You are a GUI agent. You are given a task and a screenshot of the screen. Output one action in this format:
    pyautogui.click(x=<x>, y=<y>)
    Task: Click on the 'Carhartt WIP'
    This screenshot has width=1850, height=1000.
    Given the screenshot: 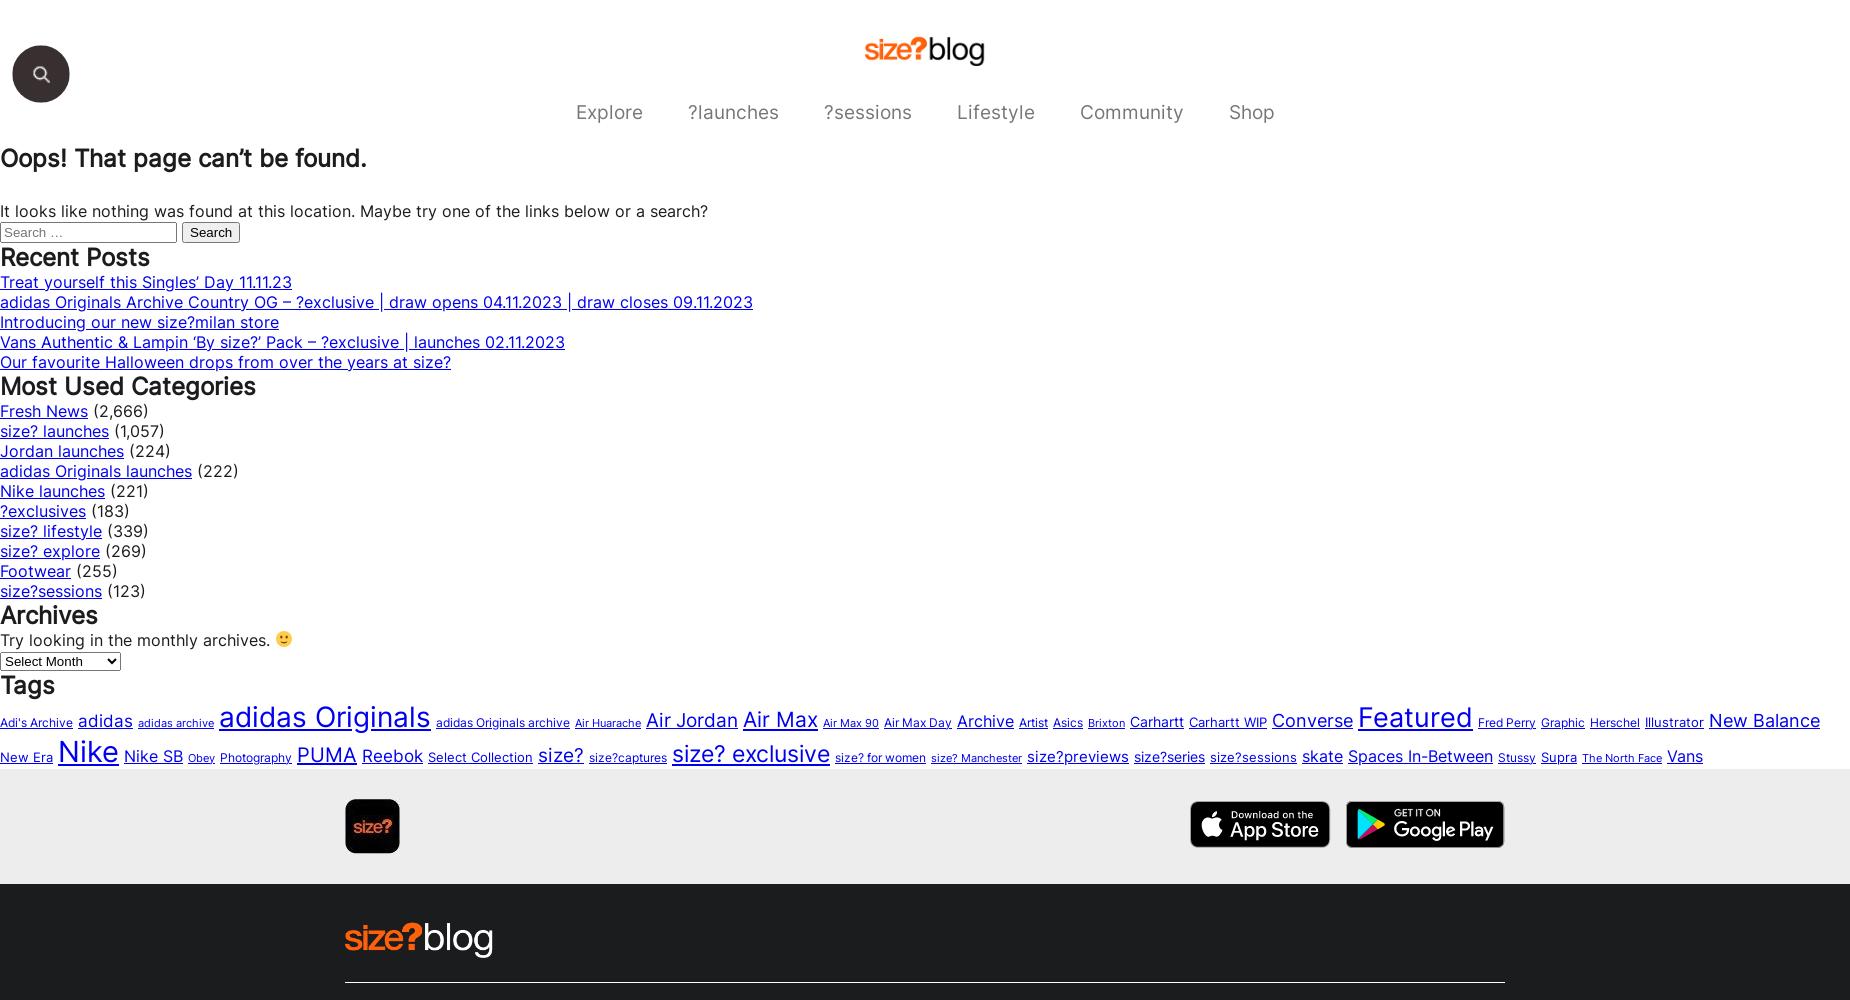 What is the action you would take?
    pyautogui.click(x=1227, y=720)
    